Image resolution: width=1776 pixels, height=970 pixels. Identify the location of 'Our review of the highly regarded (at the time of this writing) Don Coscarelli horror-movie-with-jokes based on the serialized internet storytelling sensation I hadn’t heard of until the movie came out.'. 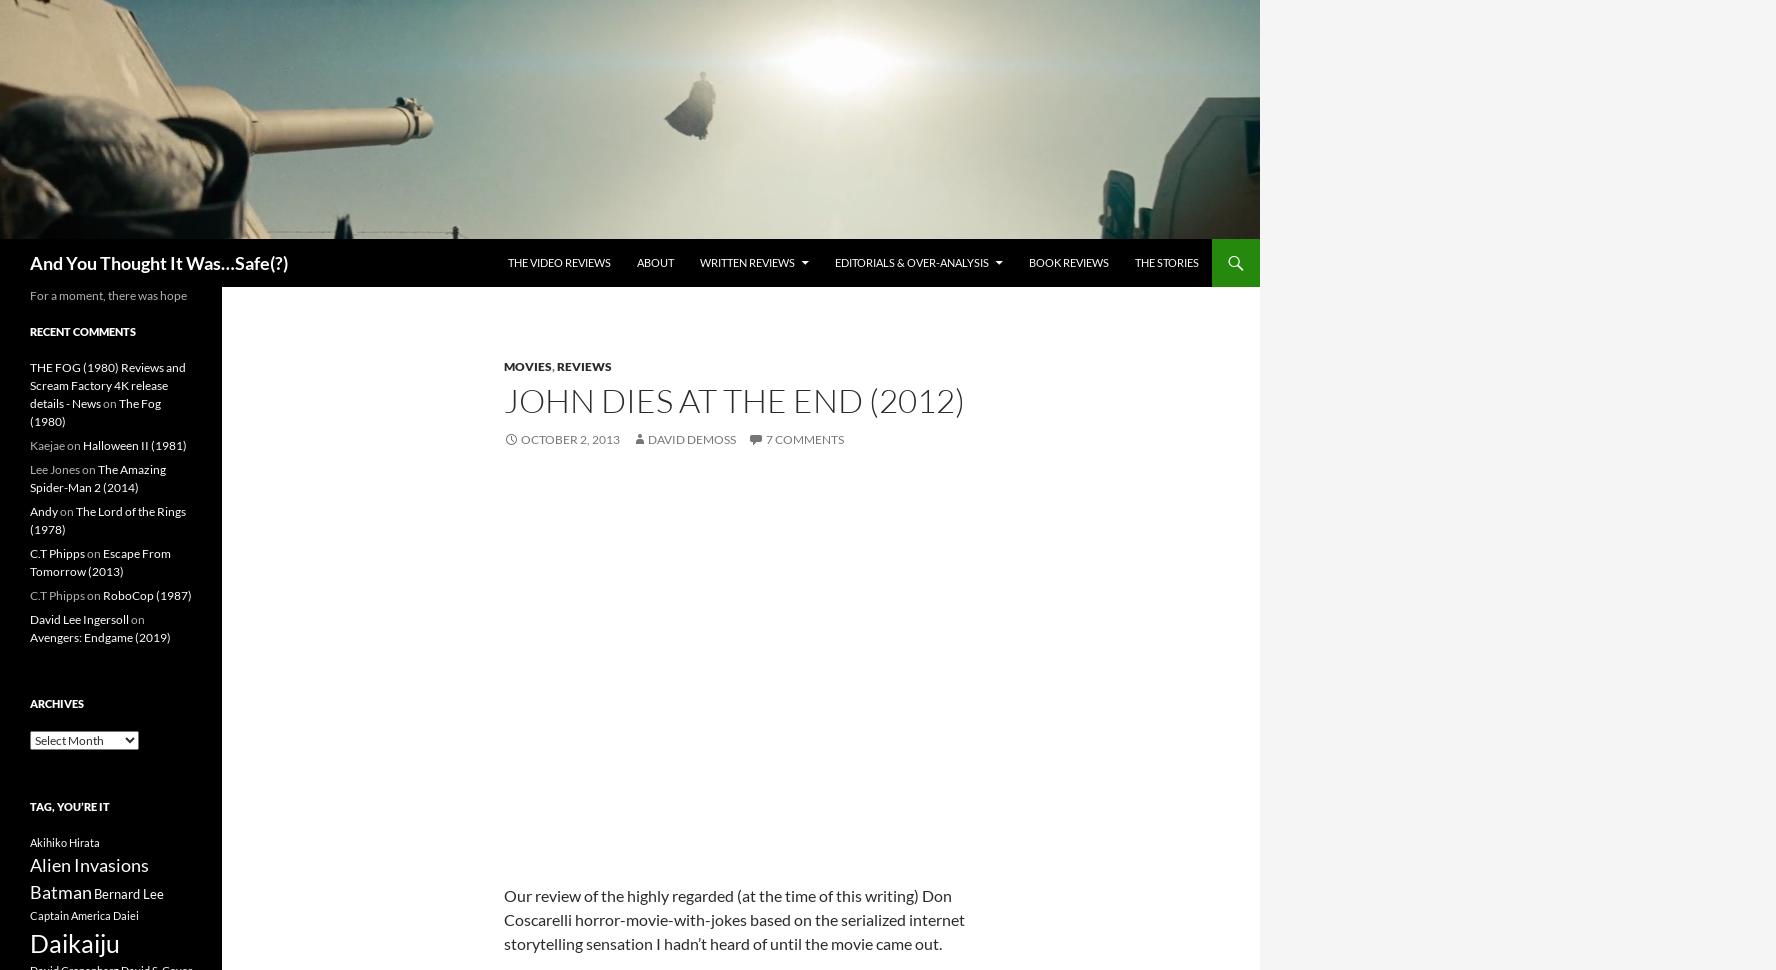
(734, 918).